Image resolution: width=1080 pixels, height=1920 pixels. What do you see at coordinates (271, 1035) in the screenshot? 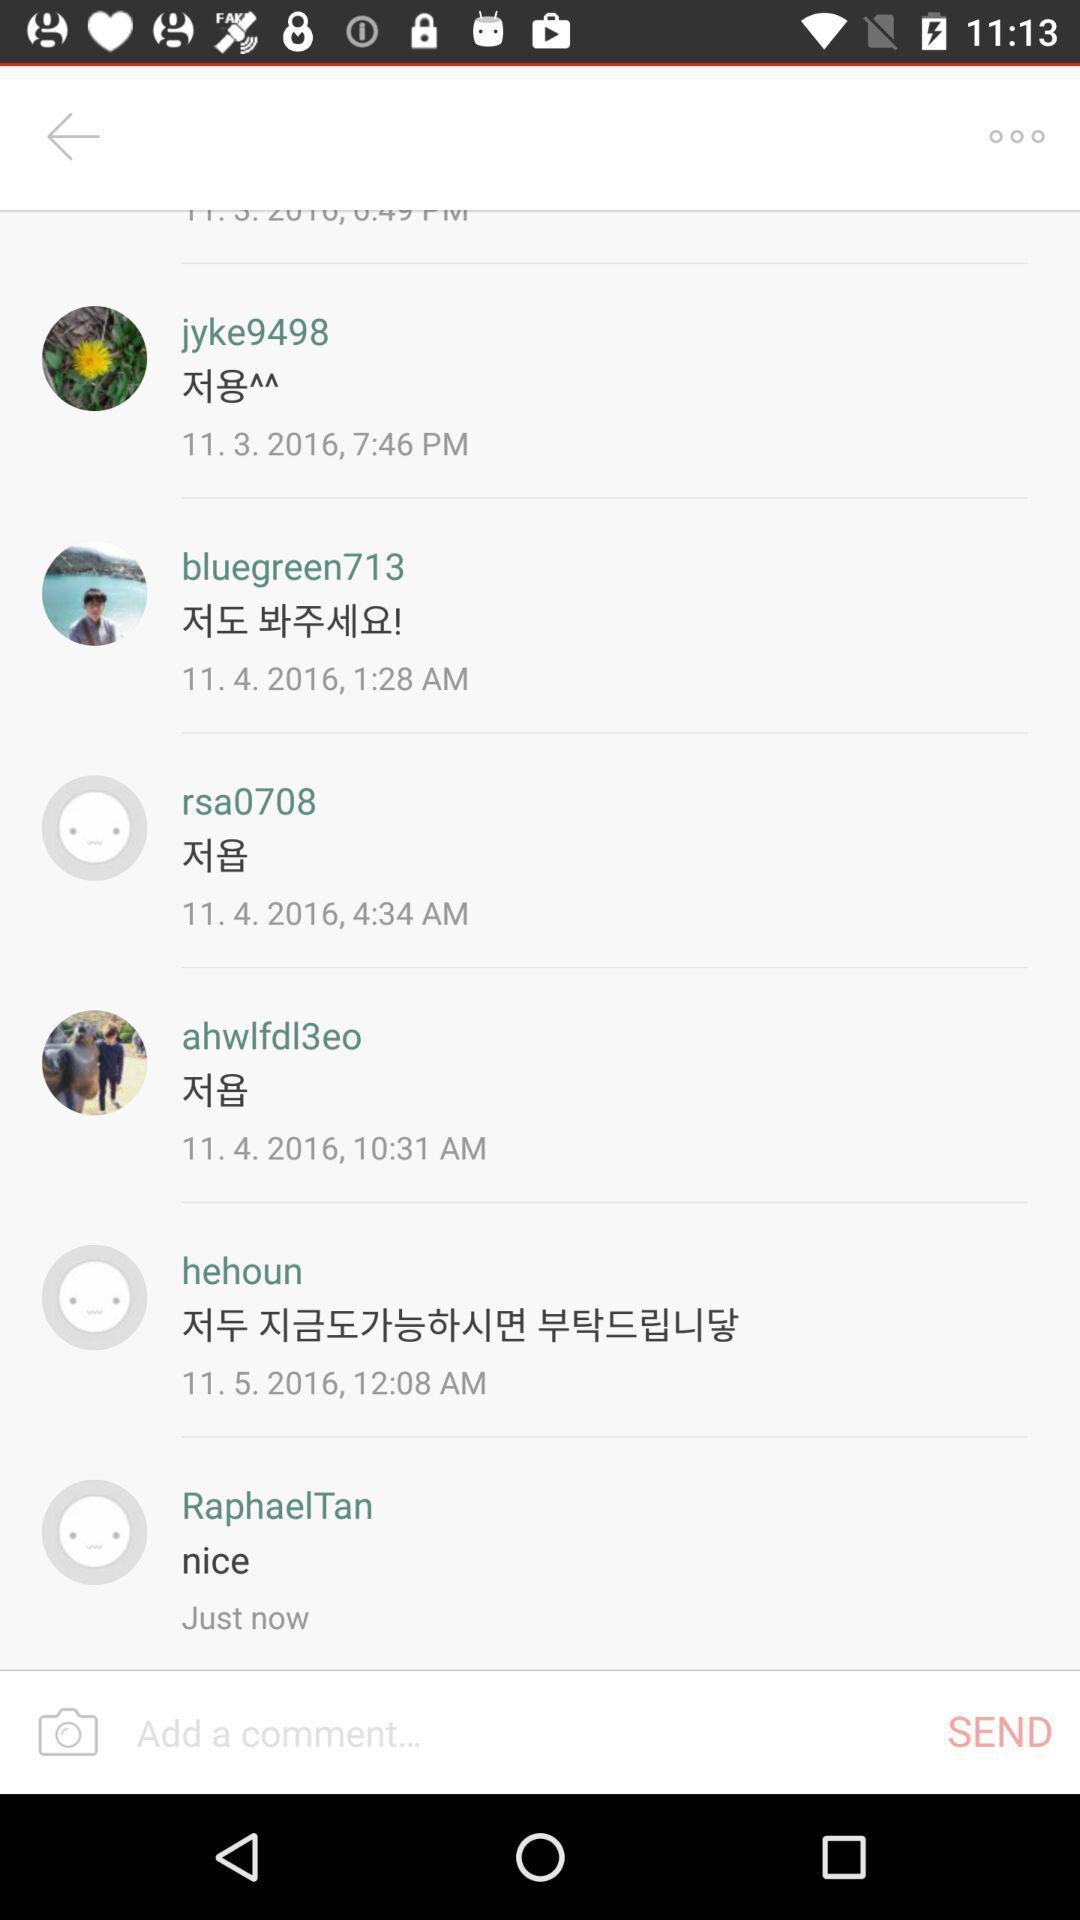
I see `ahwlfdl3eo item` at bounding box center [271, 1035].